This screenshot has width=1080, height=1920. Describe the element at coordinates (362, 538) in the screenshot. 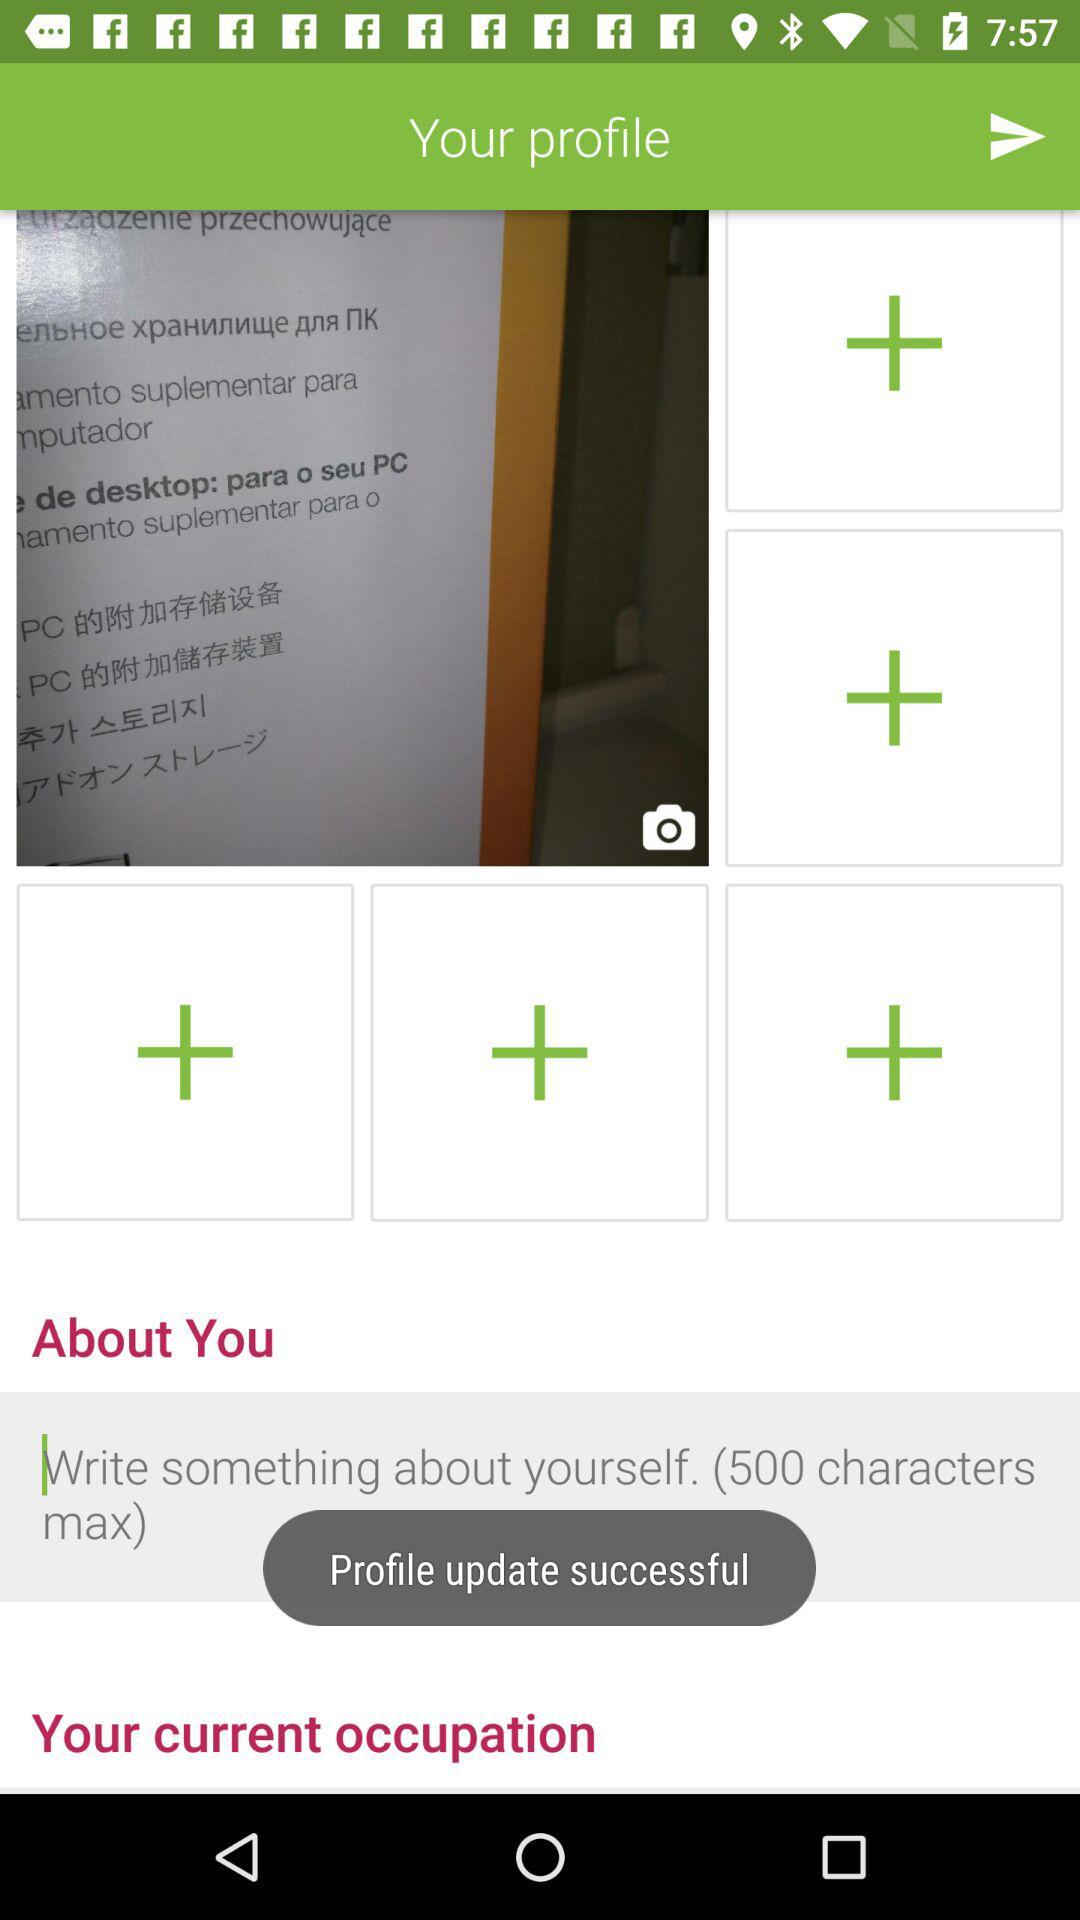

I see `enlarge picture` at that location.